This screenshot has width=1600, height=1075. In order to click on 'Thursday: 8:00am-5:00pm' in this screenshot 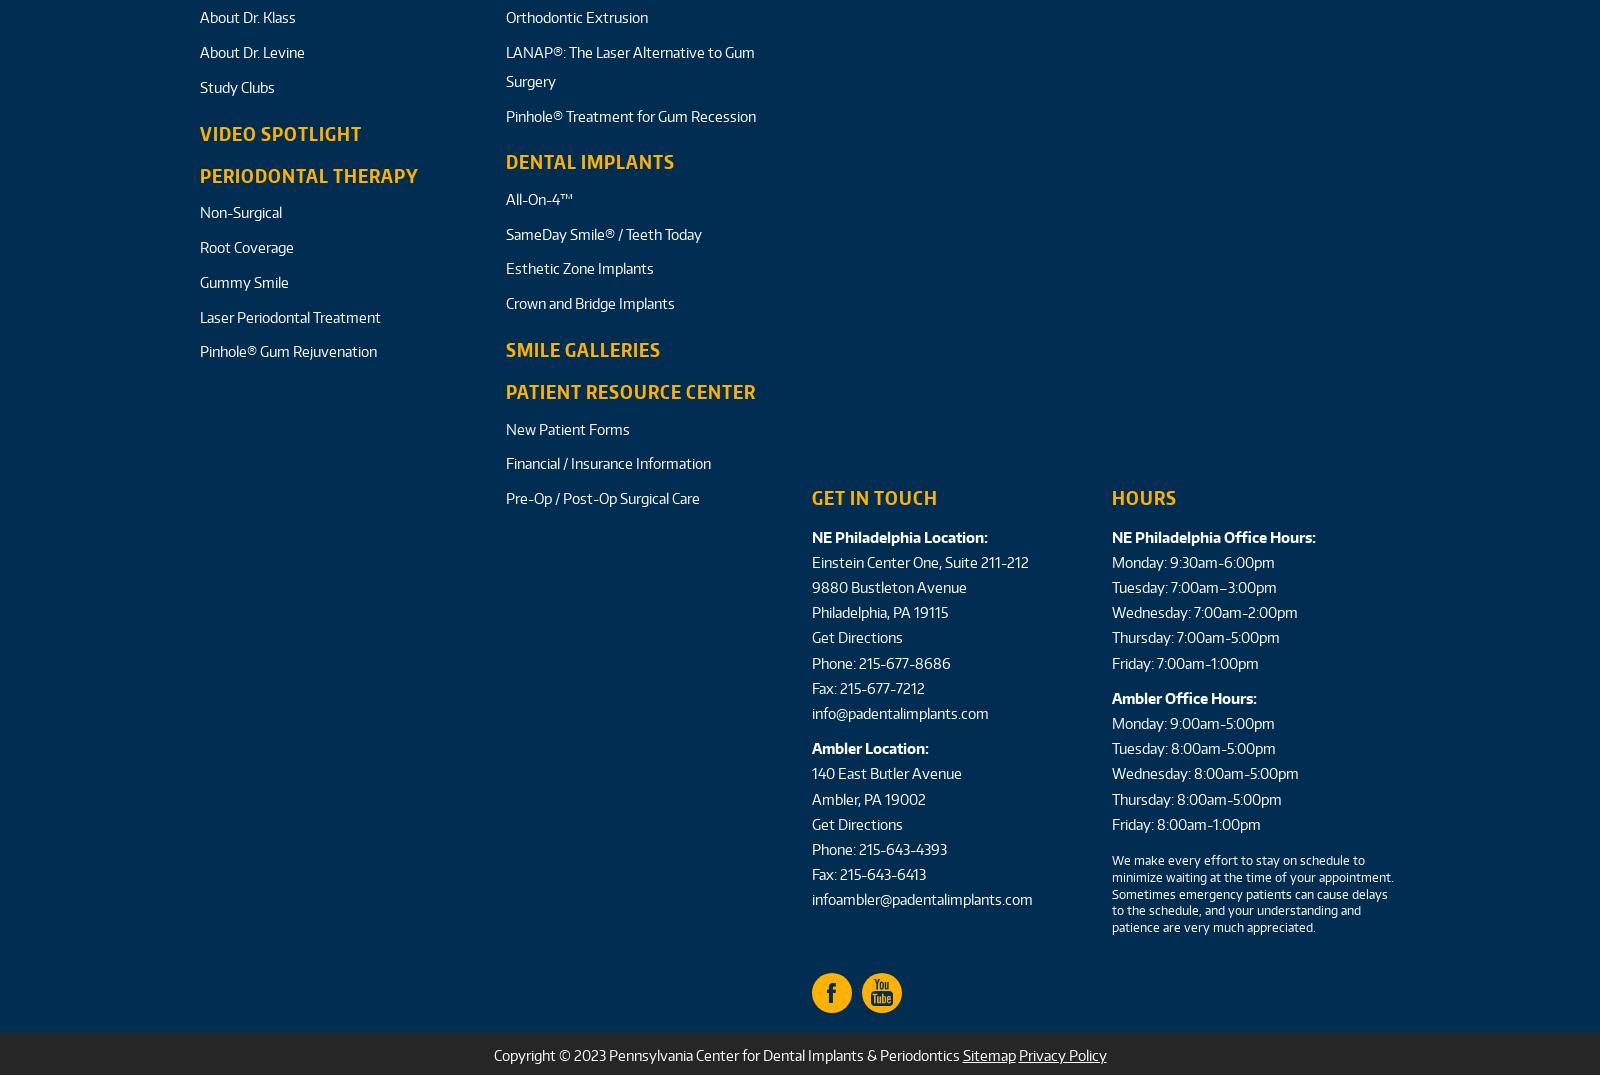, I will do `click(1196, 797)`.